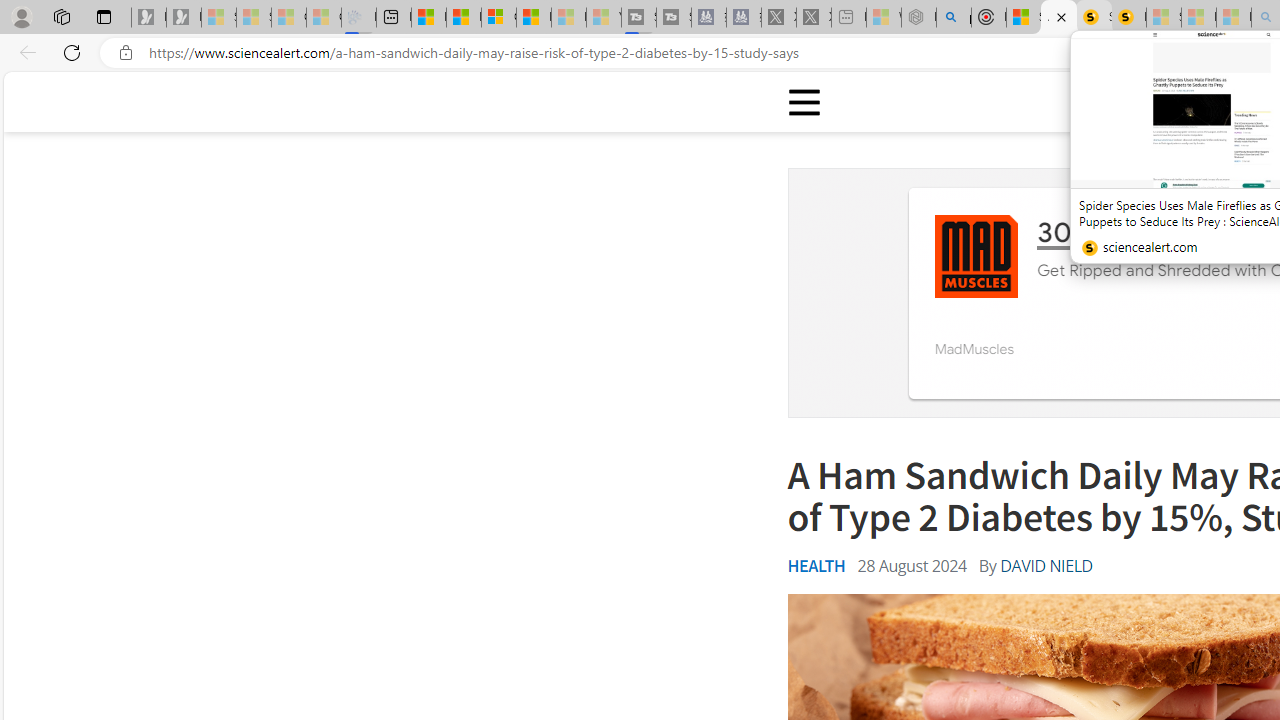 Image resolution: width=1280 pixels, height=720 pixels. Describe the element at coordinates (803, 102) in the screenshot. I see `'Class: sciencealert-menu-desktop-svg '` at that location.